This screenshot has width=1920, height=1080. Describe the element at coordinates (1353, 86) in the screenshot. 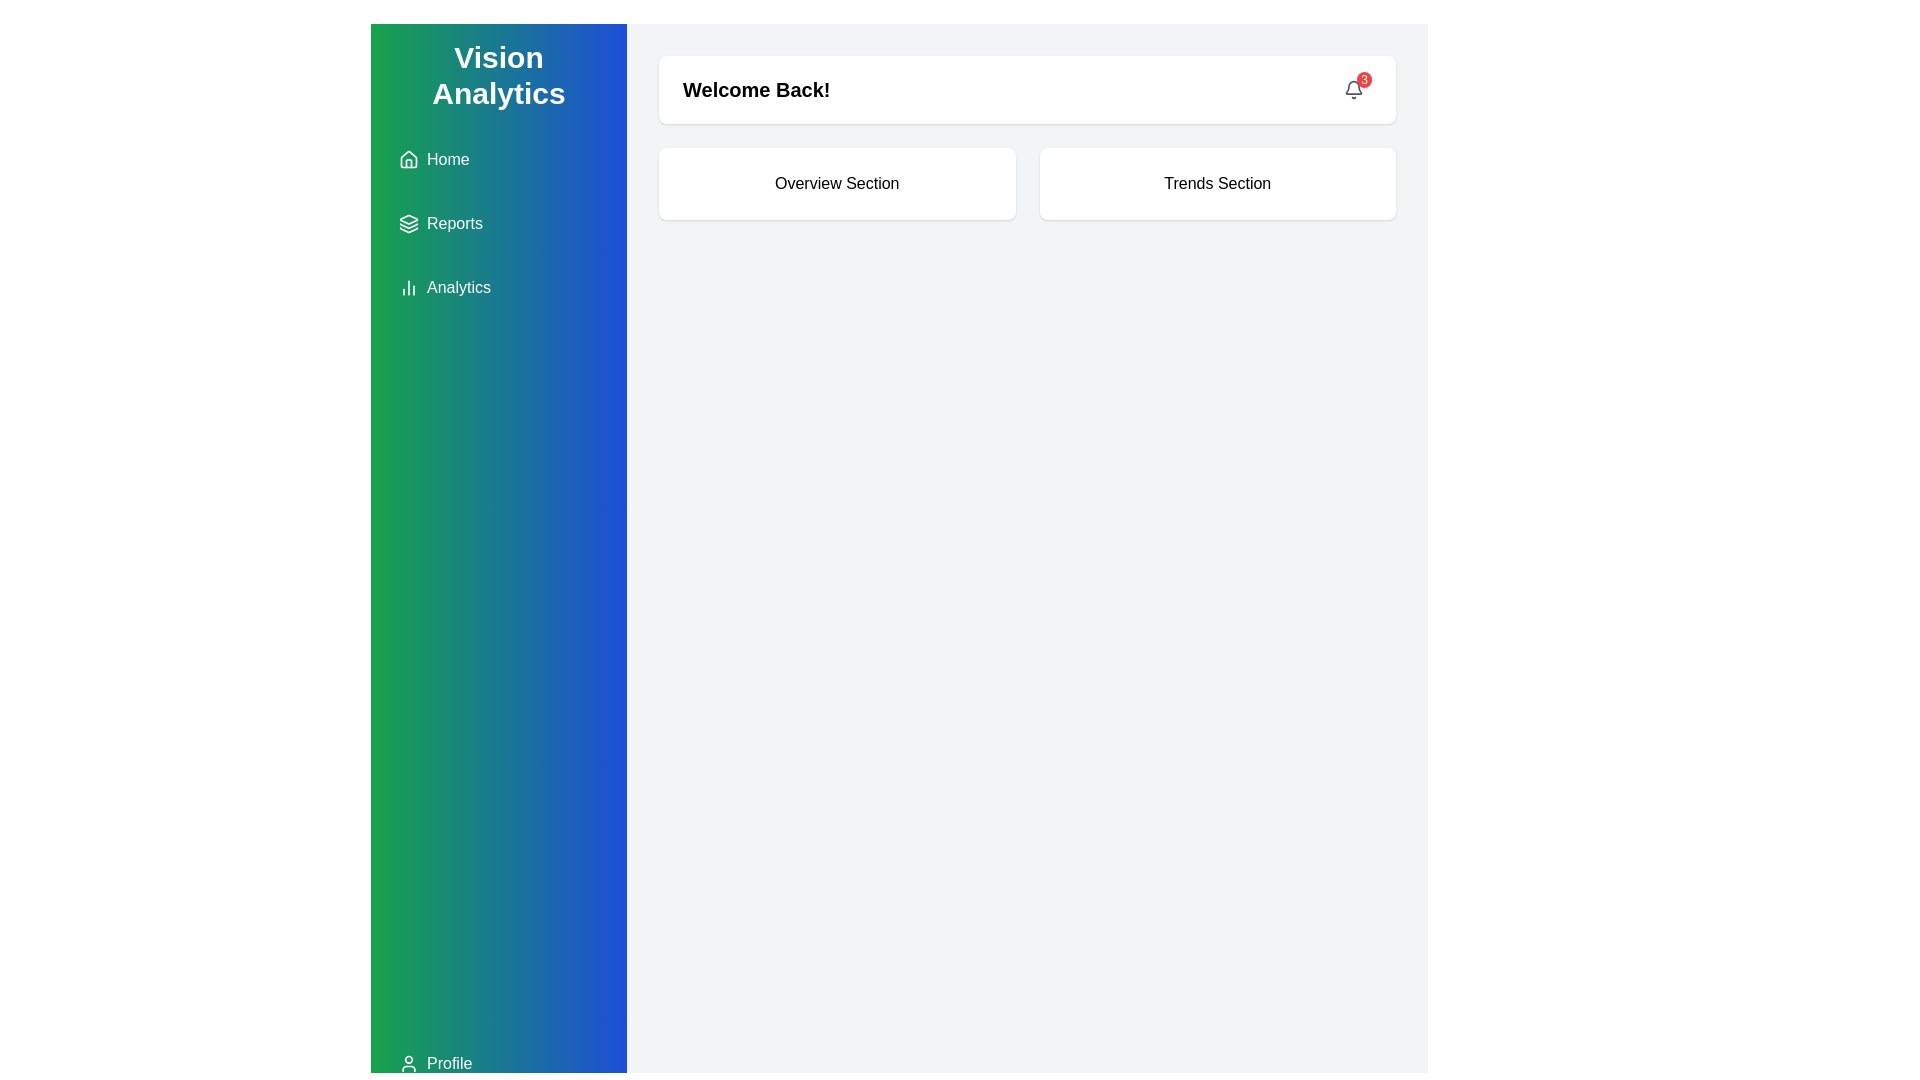

I see `the bell-shaped icon located in the top-right section of the interface to interact with it` at that location.